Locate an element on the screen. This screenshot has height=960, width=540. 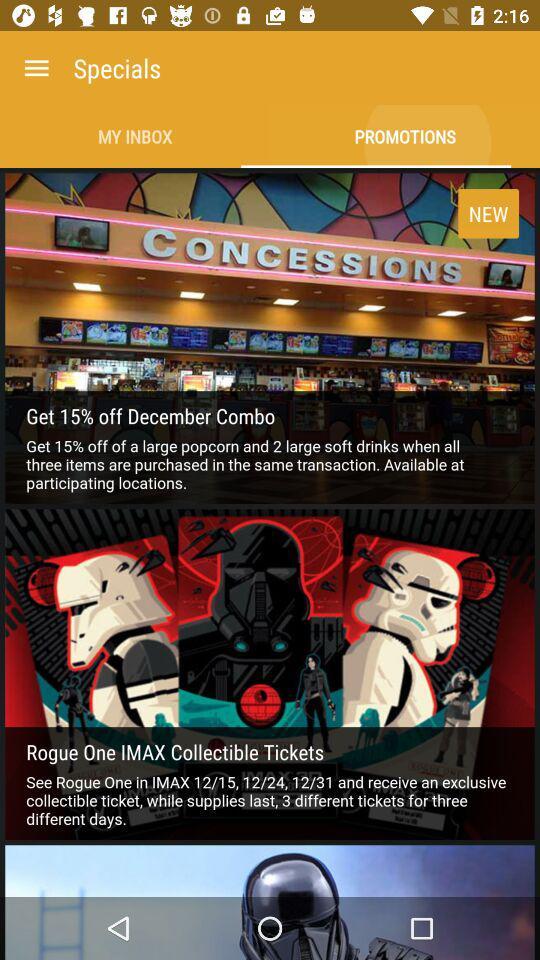
the item next to the specials item is located at coordinates (36, 68).